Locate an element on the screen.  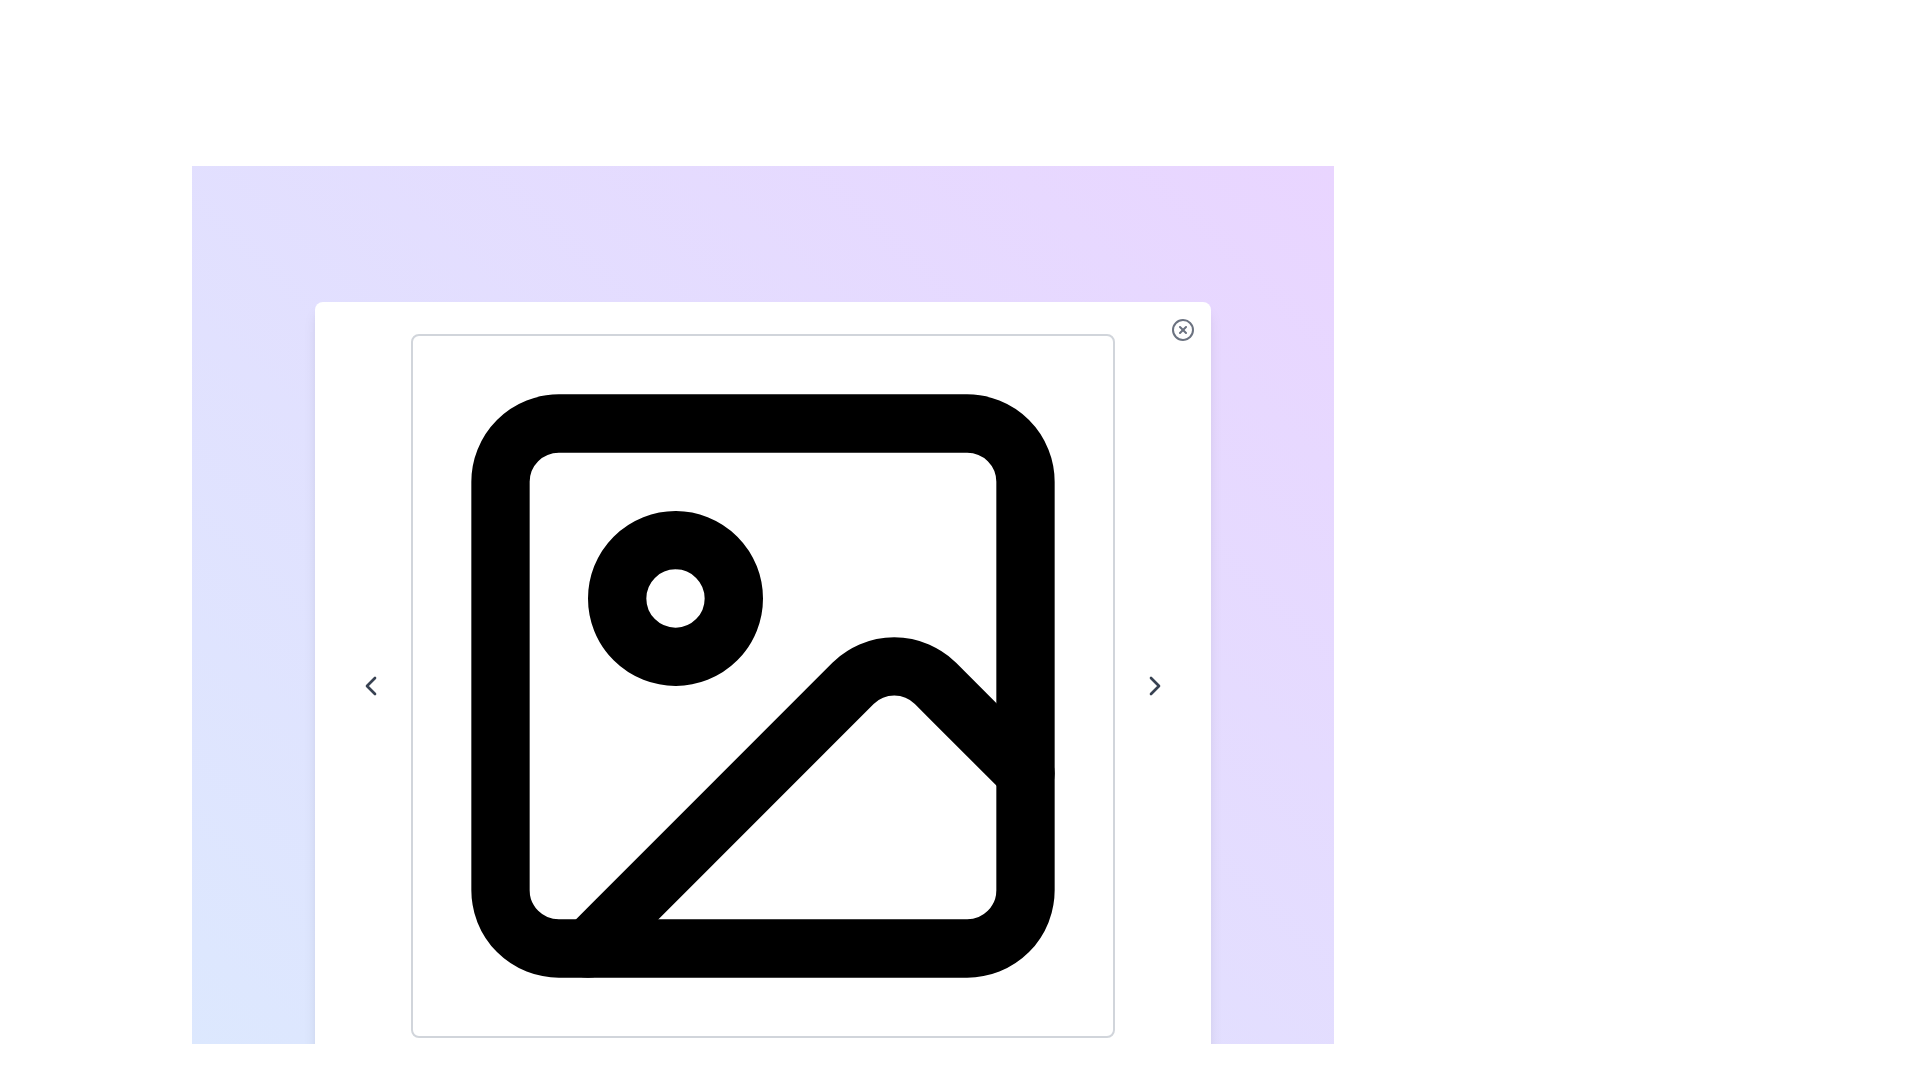
the right-pointing chevron icon located within the right arrow navigation button on the right edge of the interface, which is vertically aligned with the currently focused content is located at coordinates (1155, 685).